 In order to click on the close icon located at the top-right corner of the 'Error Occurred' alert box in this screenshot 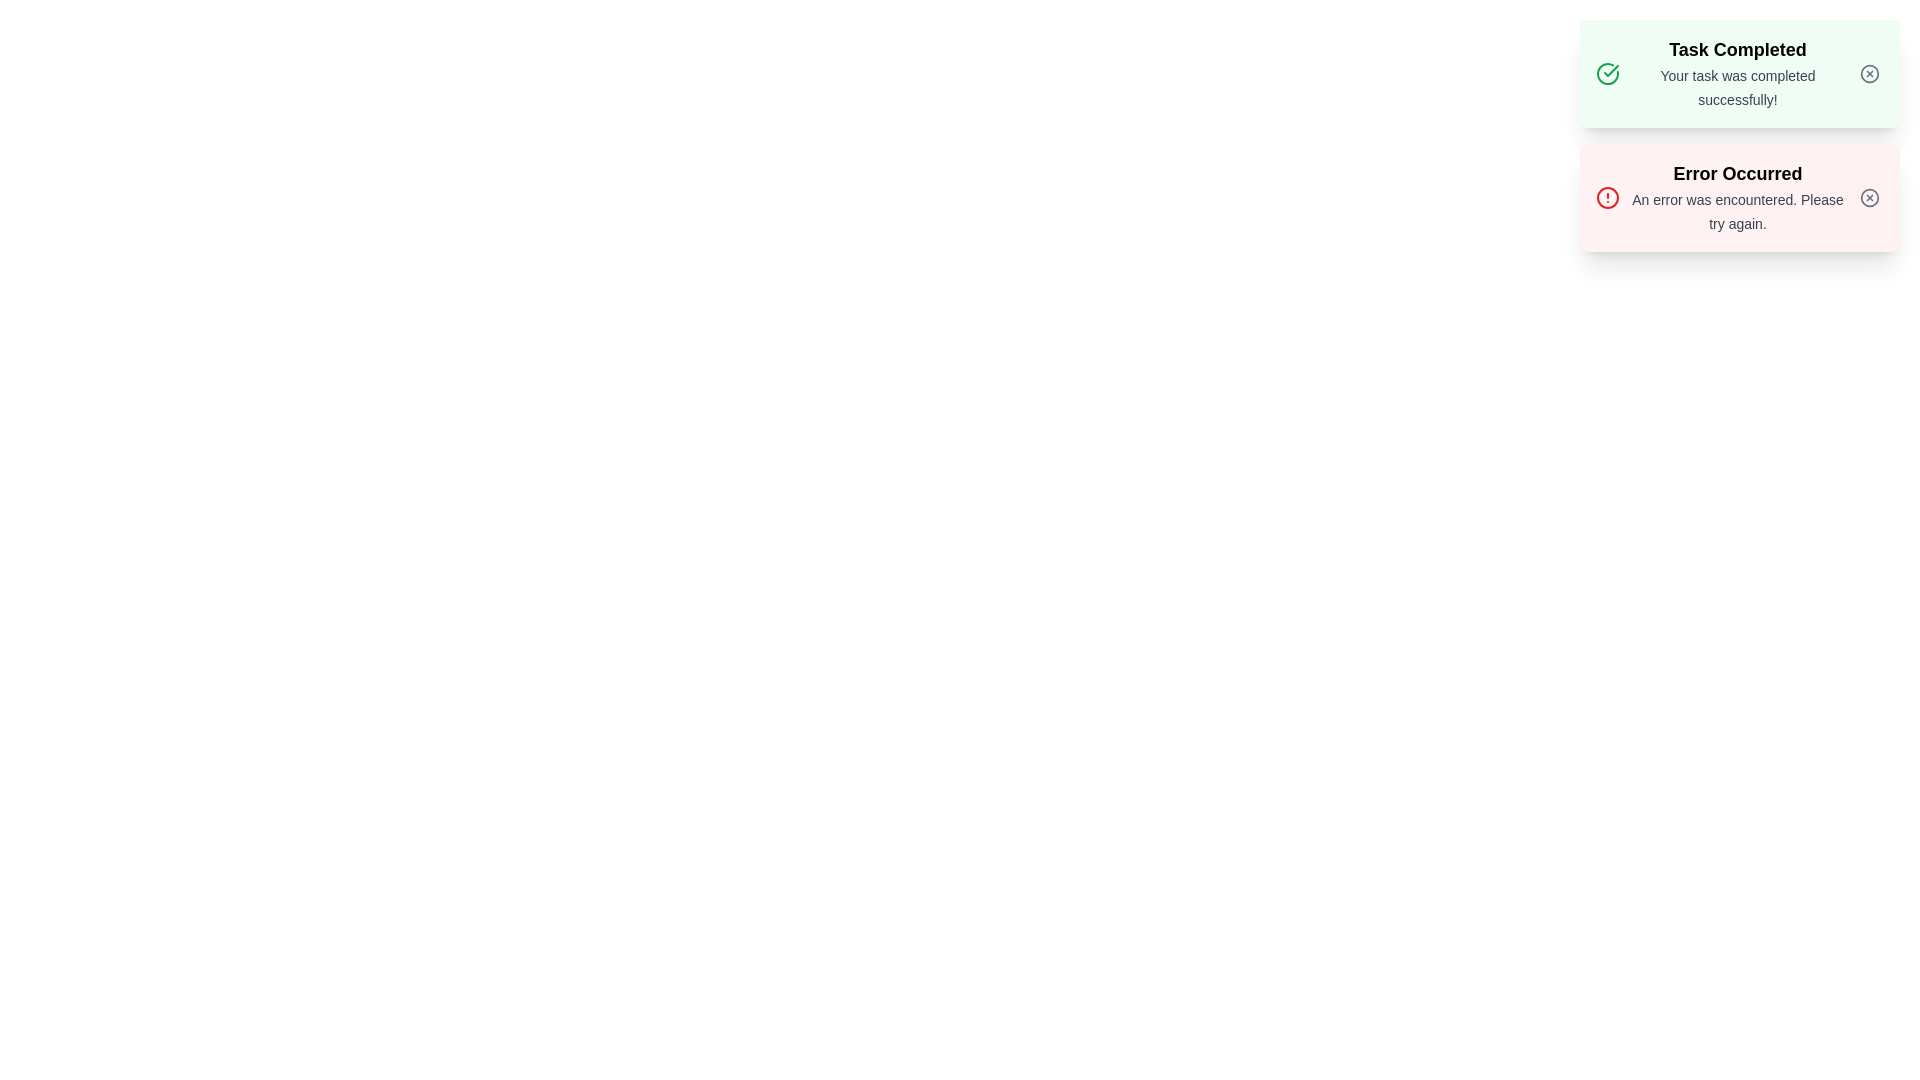, I will do `click(1869, 197)`.